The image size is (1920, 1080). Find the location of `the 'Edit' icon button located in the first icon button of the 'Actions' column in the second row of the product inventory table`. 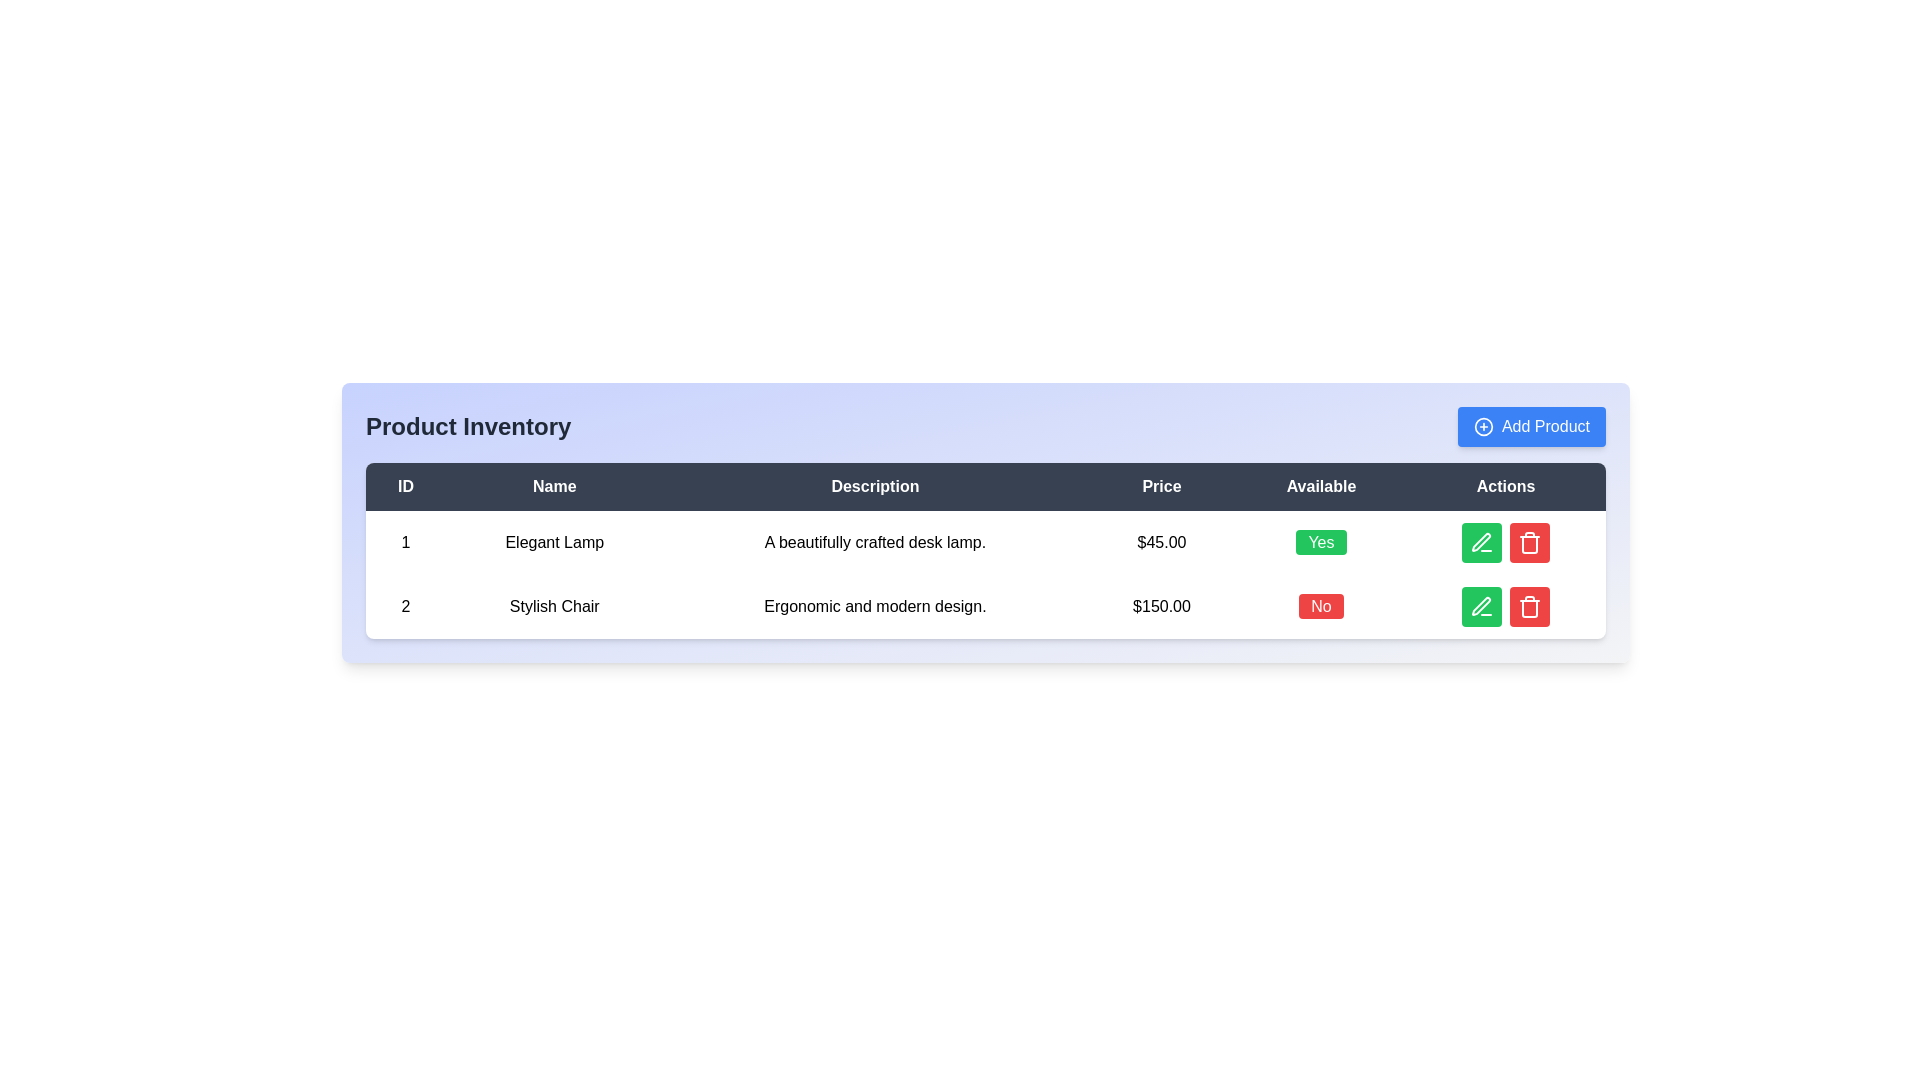

the 'Edit' icon button located in the first icon button of the 'Actions' column in the second row of the product inventory table is located at coordinates (1482, 605).